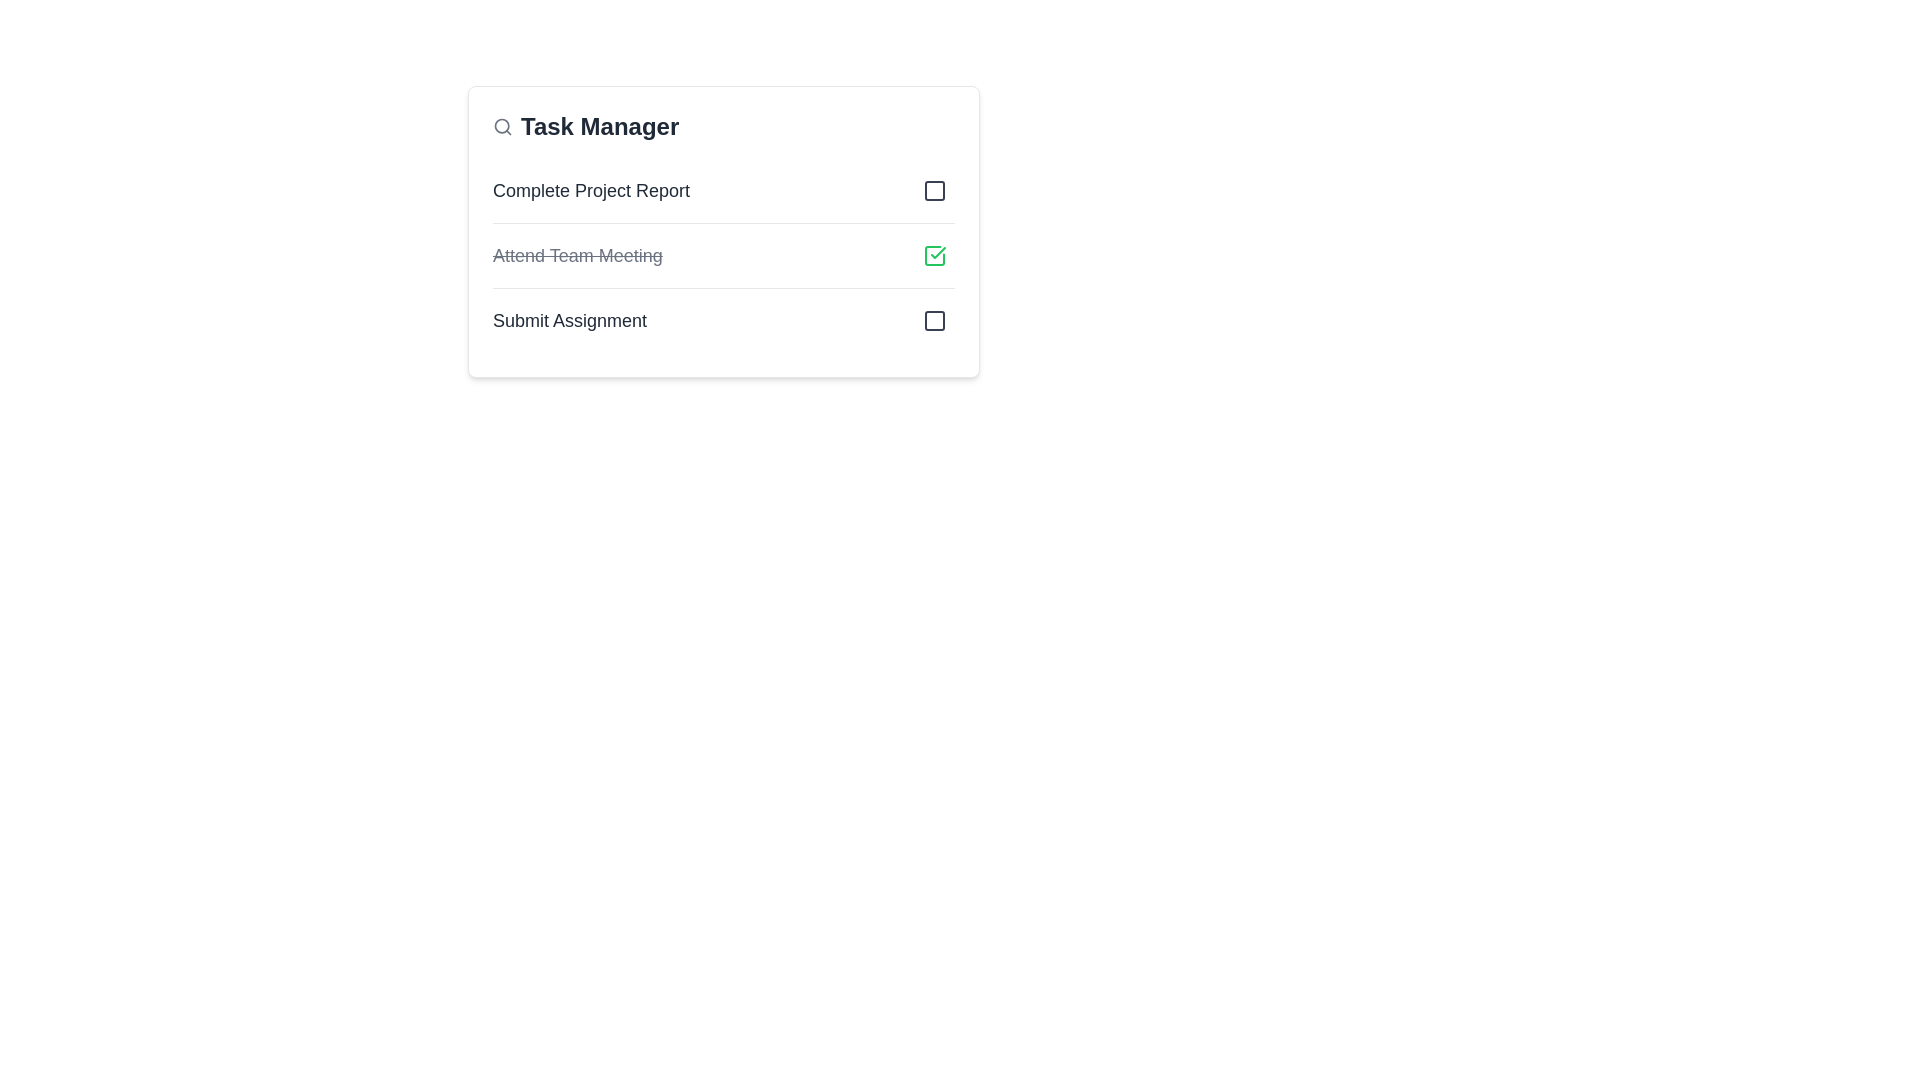  What do you see at coordinates (934, 319) in the screenshot?
I see `the third button located towards the right end of the row associated with the text 'Submit Assignment'` at bounding box center [934, 319].